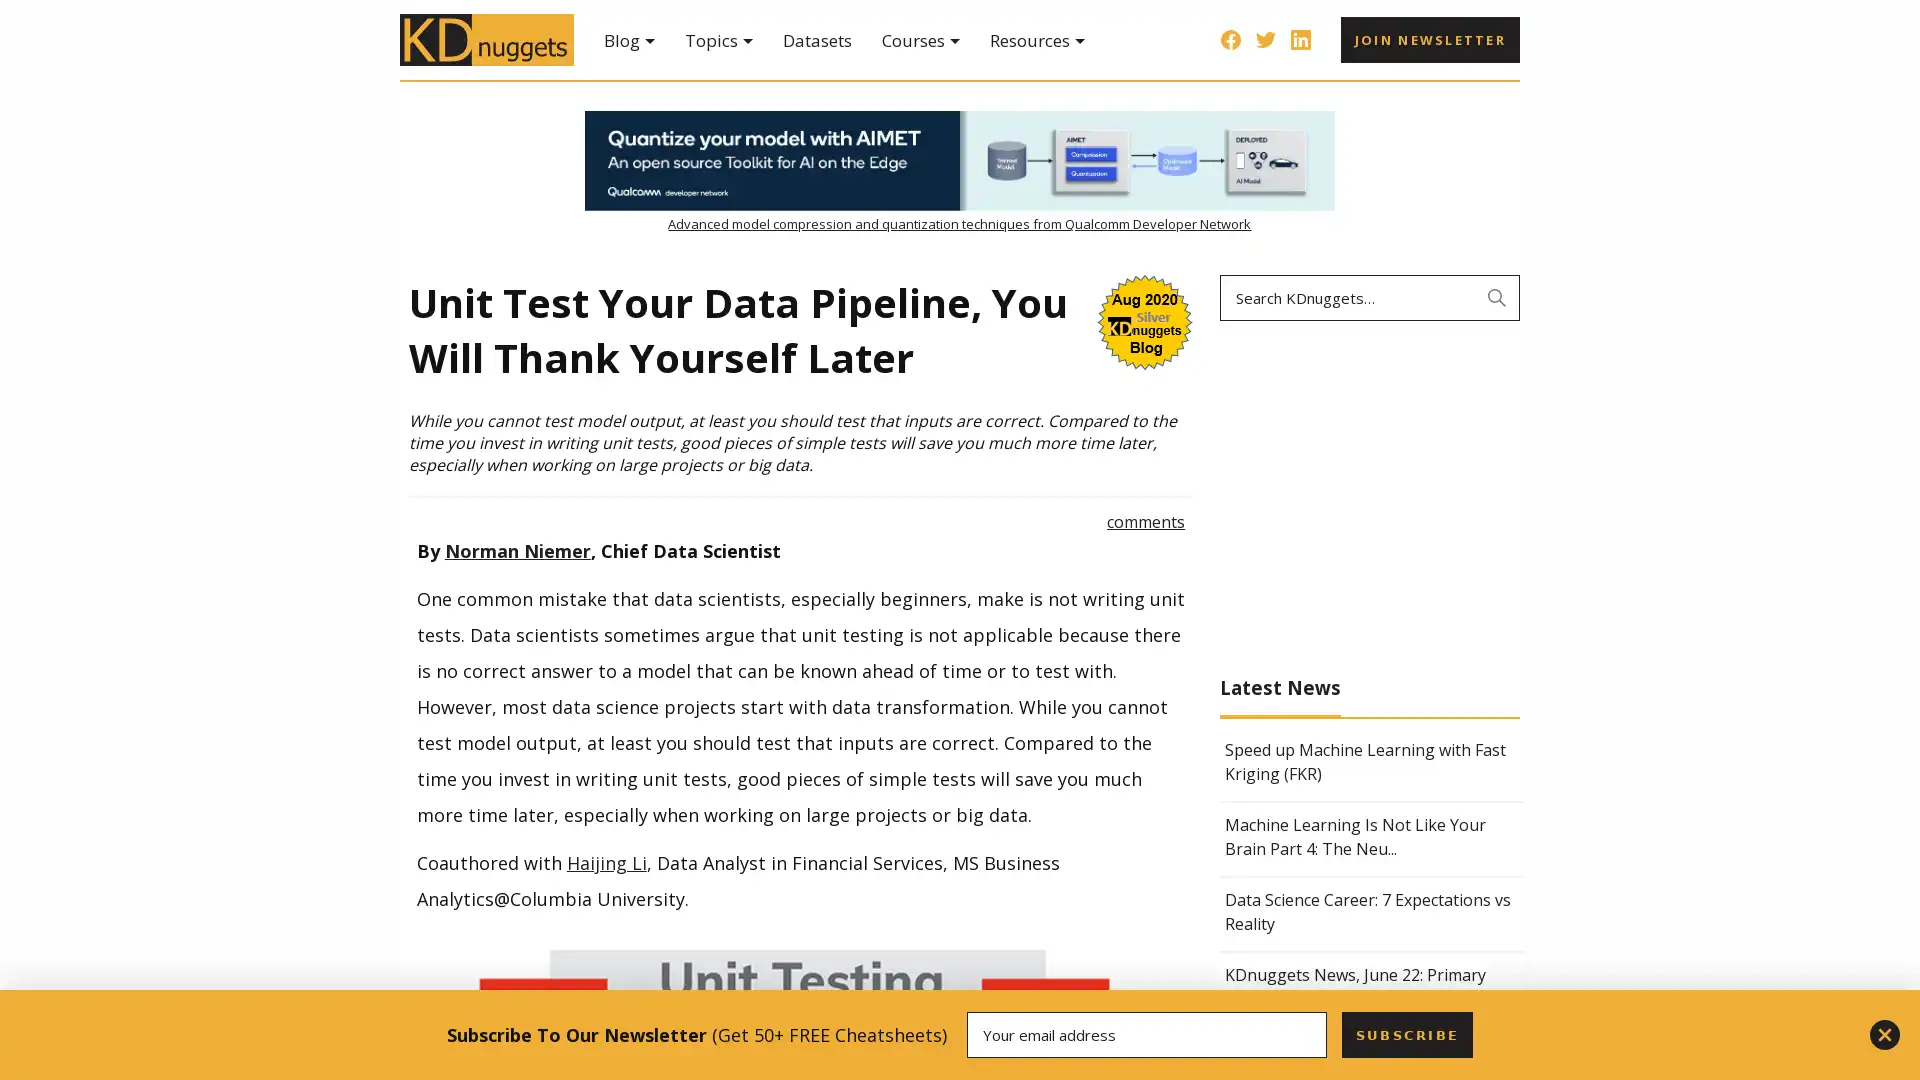  Describe the element at coordinates (1497, 297) in the screenshot. I see `Search` at that location.